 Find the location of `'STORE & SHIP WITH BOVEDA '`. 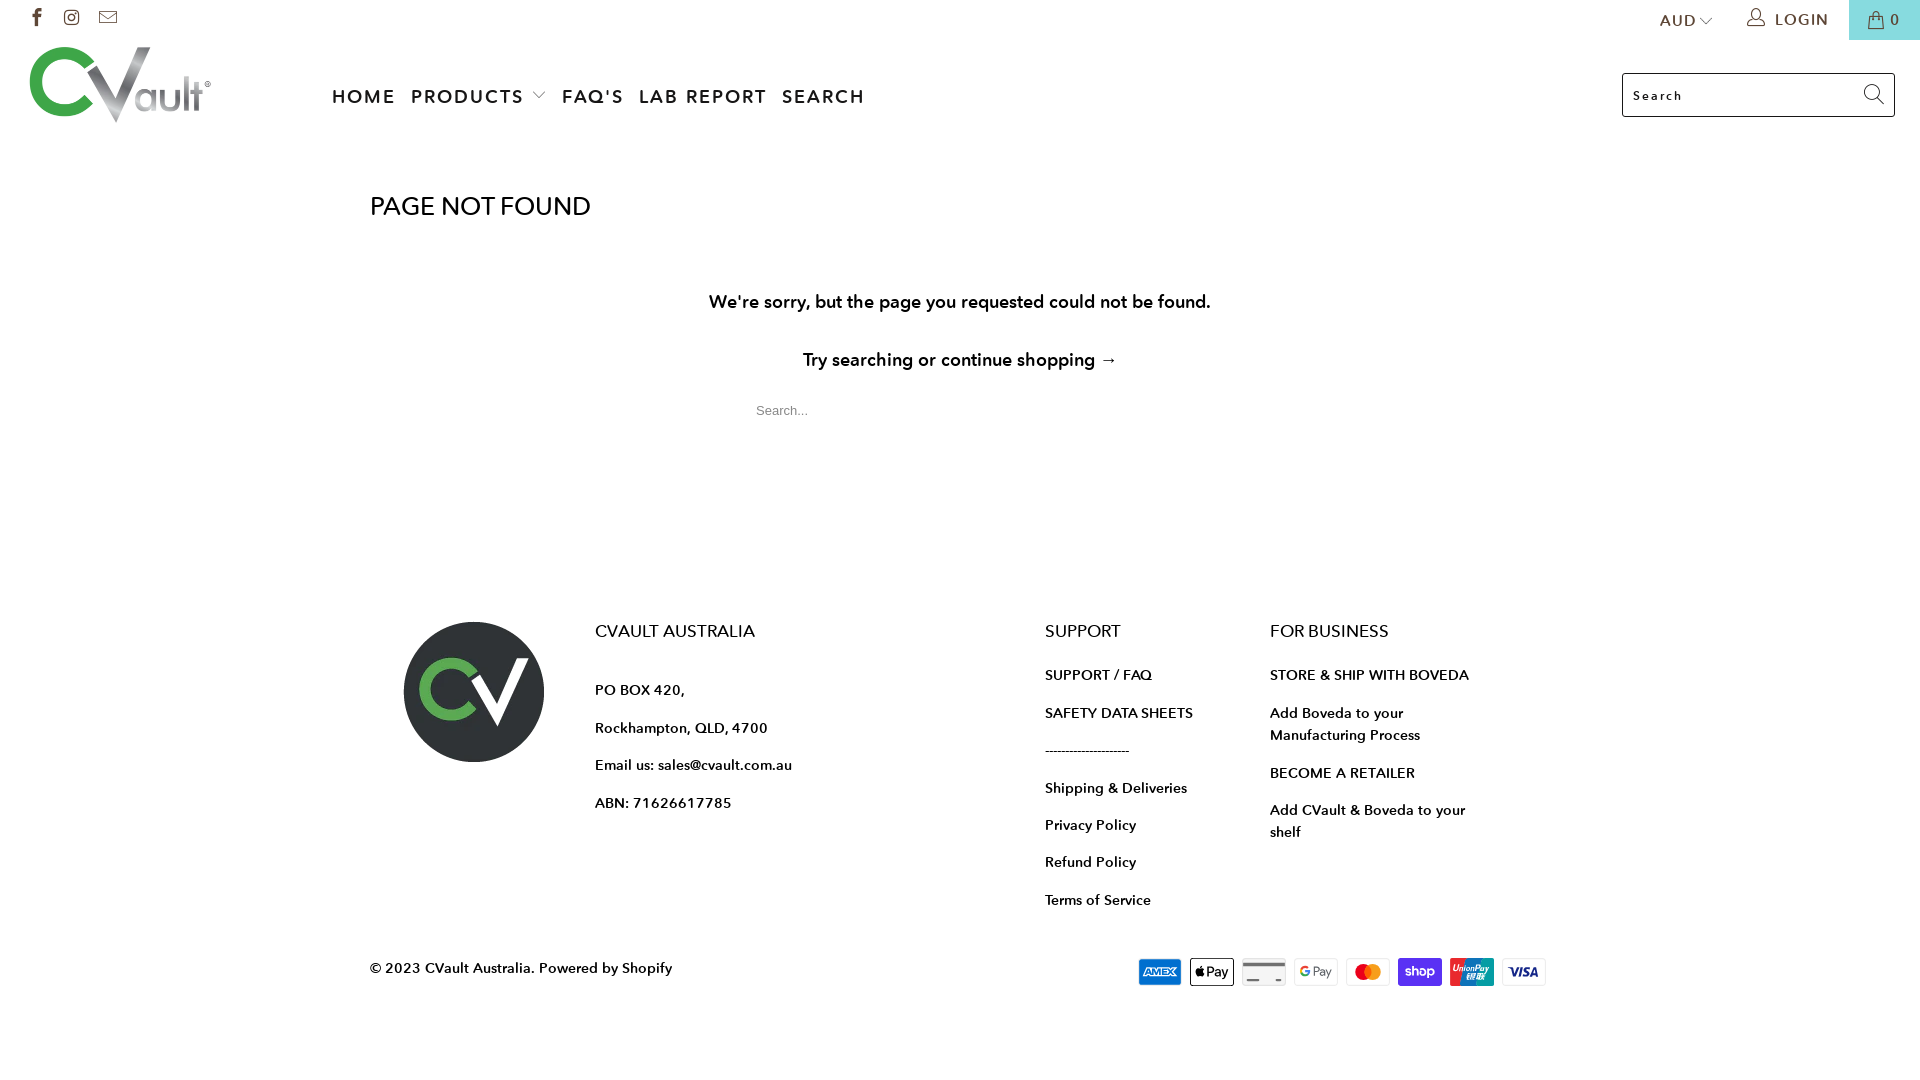

'STORE & SHIP WITH BOVEDA ' is located at coordinates (1370, 675).